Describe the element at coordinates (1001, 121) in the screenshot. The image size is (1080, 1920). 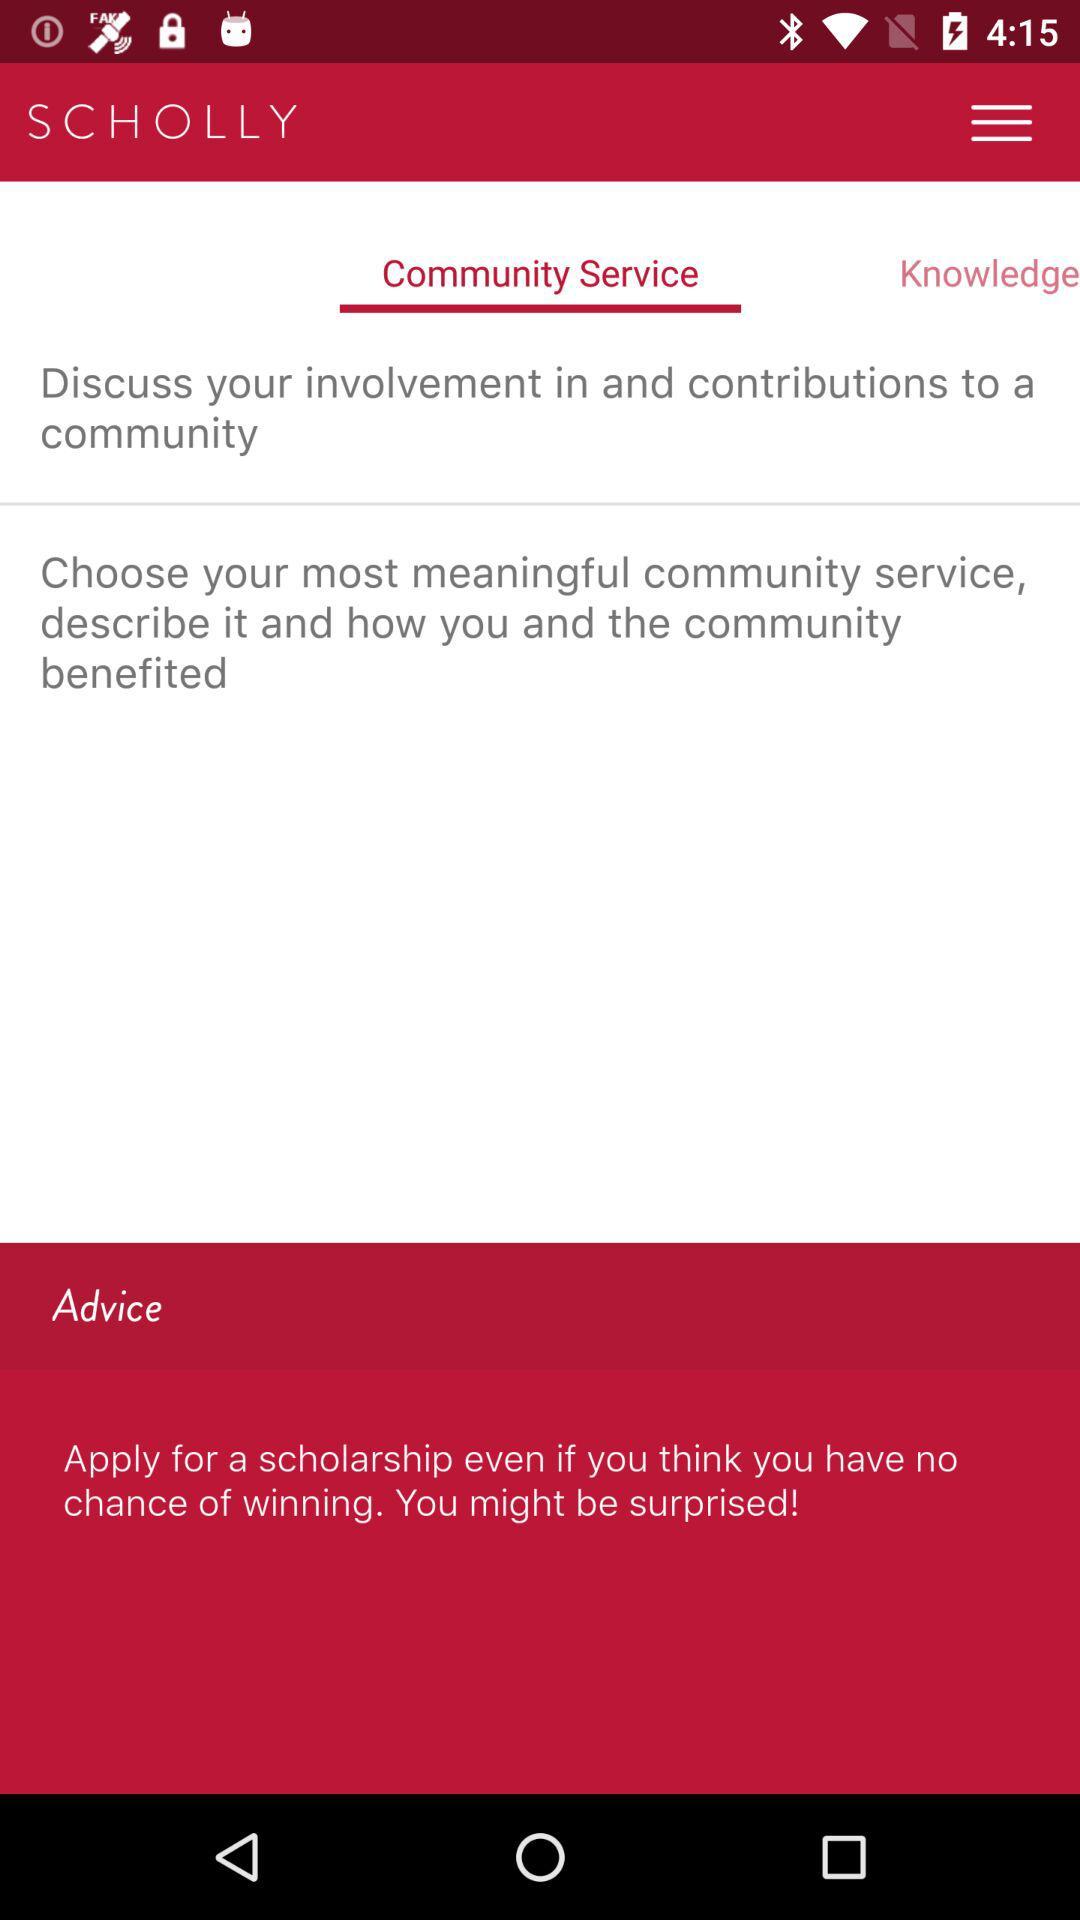
I see `the menu icon` at that location.